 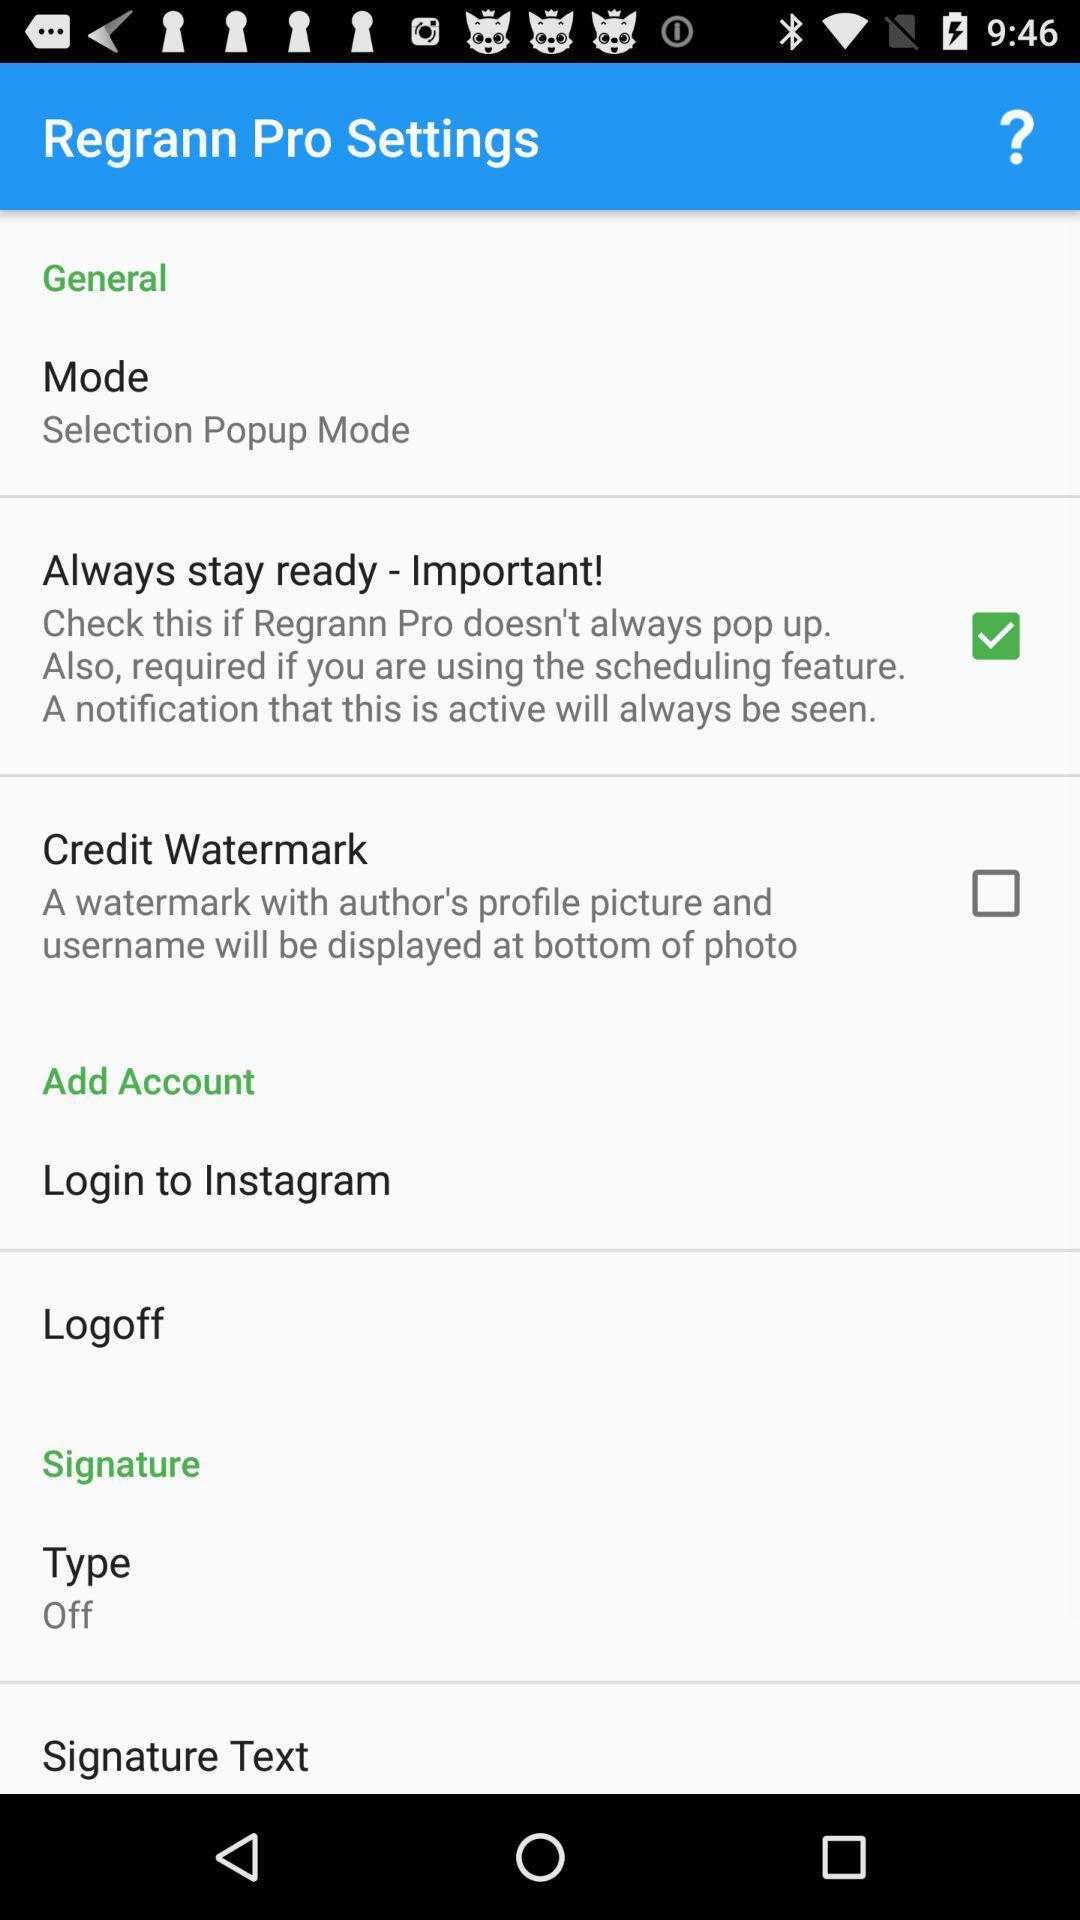 I want to click on the check this if, so click(x=477, y=664).